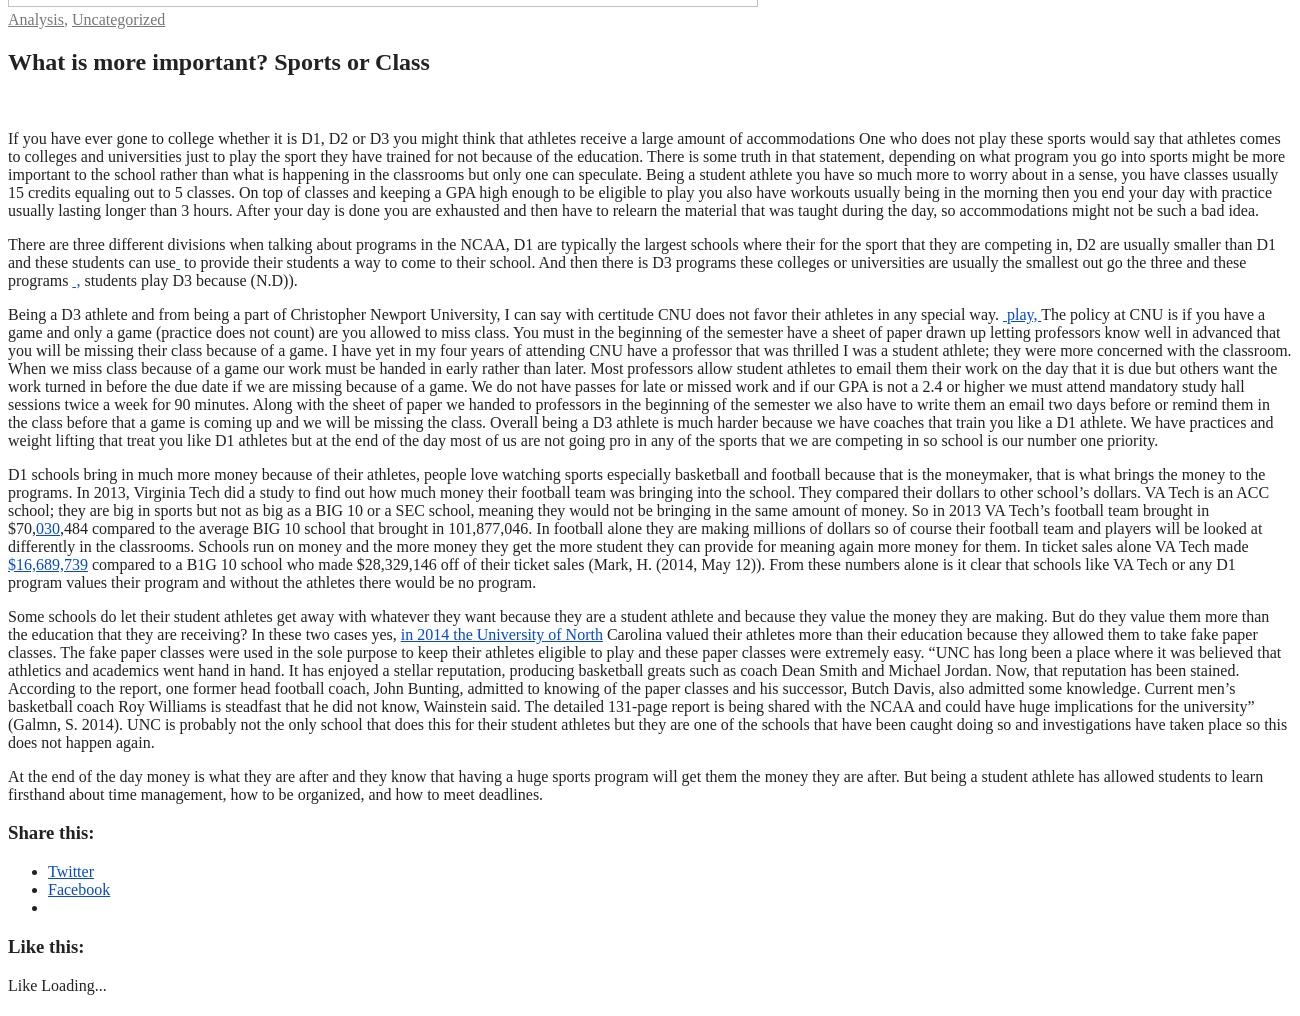 The width and height of the screenshot is (1300, 1016). I want to click on 'compared to a B1G 10 school who made $28,329,146 off of their ticket sales (Mark, H. (2014, May 12)). From these numbers alone is it clear that schools like VA Tech or any D1 program values their program and without the athletes there would be no program.', so click(621, 572).